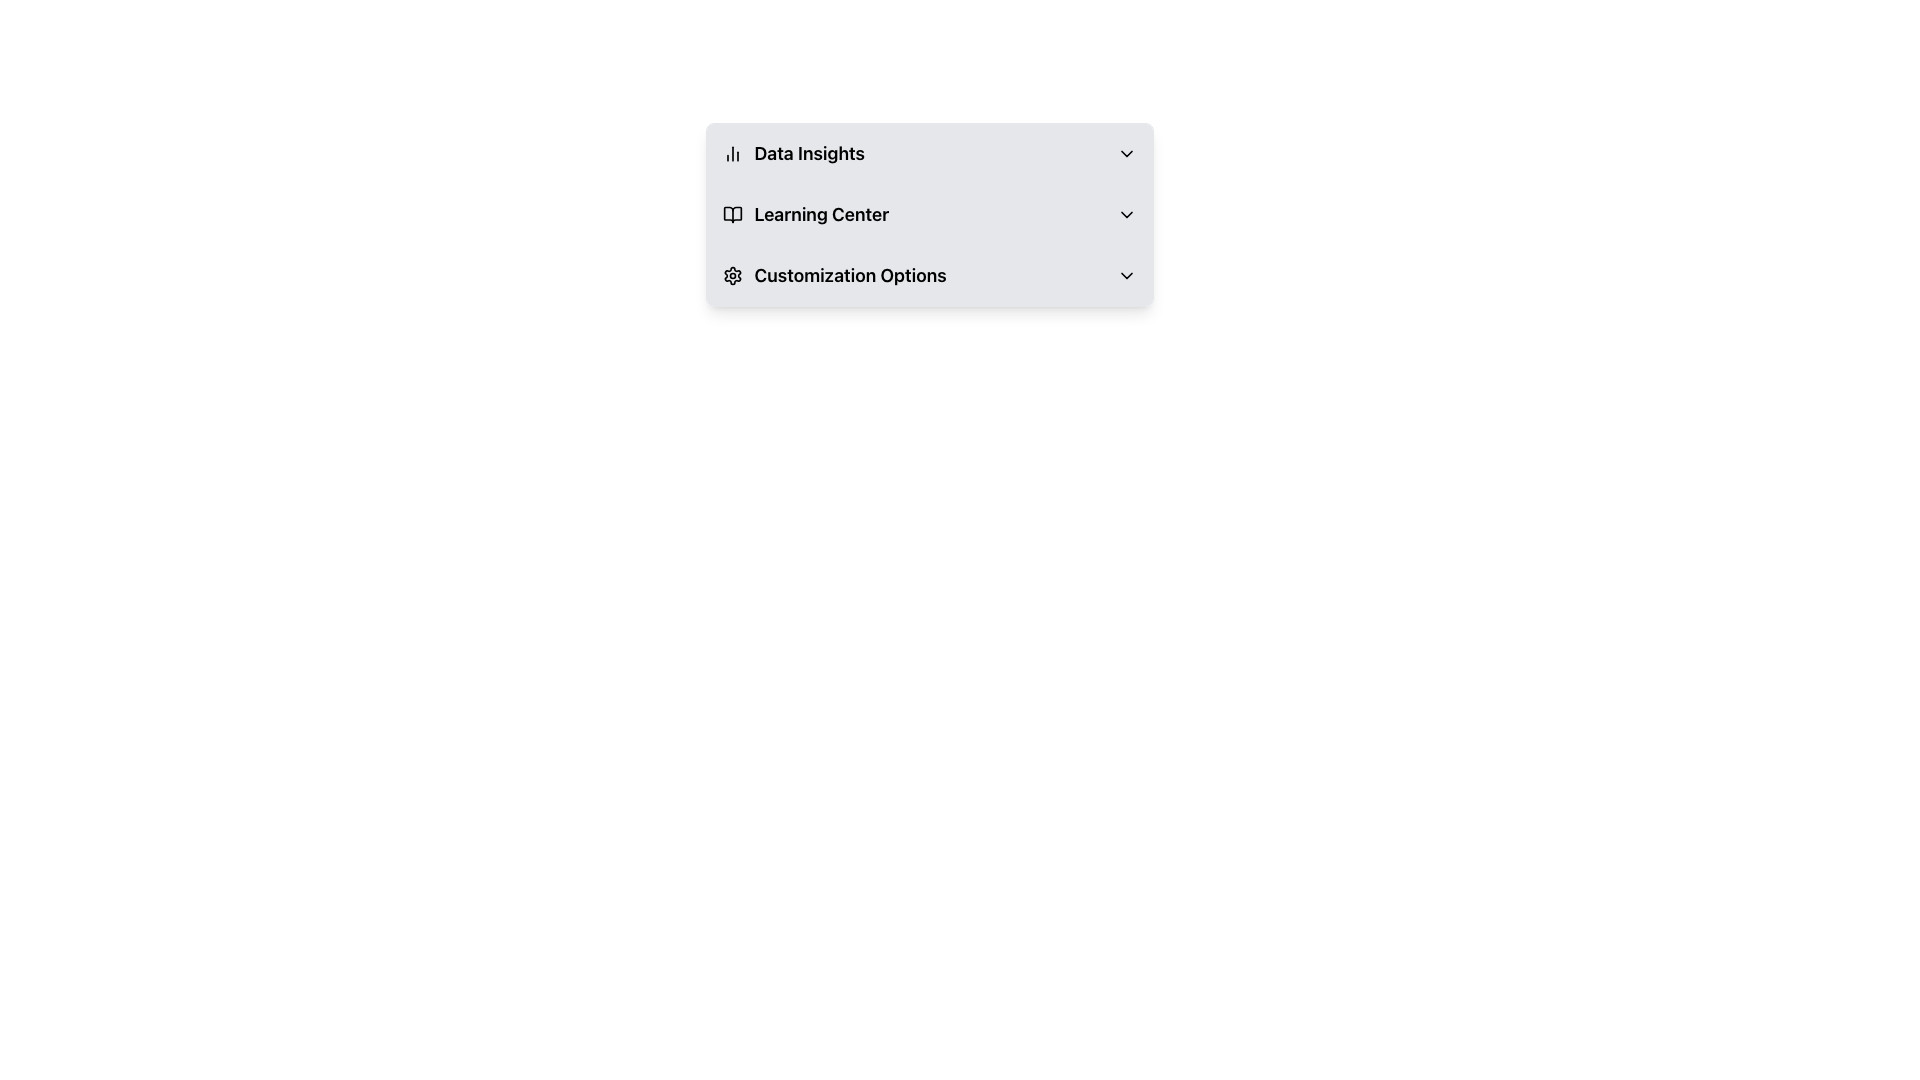  Describe the element at coordinates (792, 153) in the screenshot. I see `the 'Data Insights' button, which features a bar chart icon and bold text` at that location.